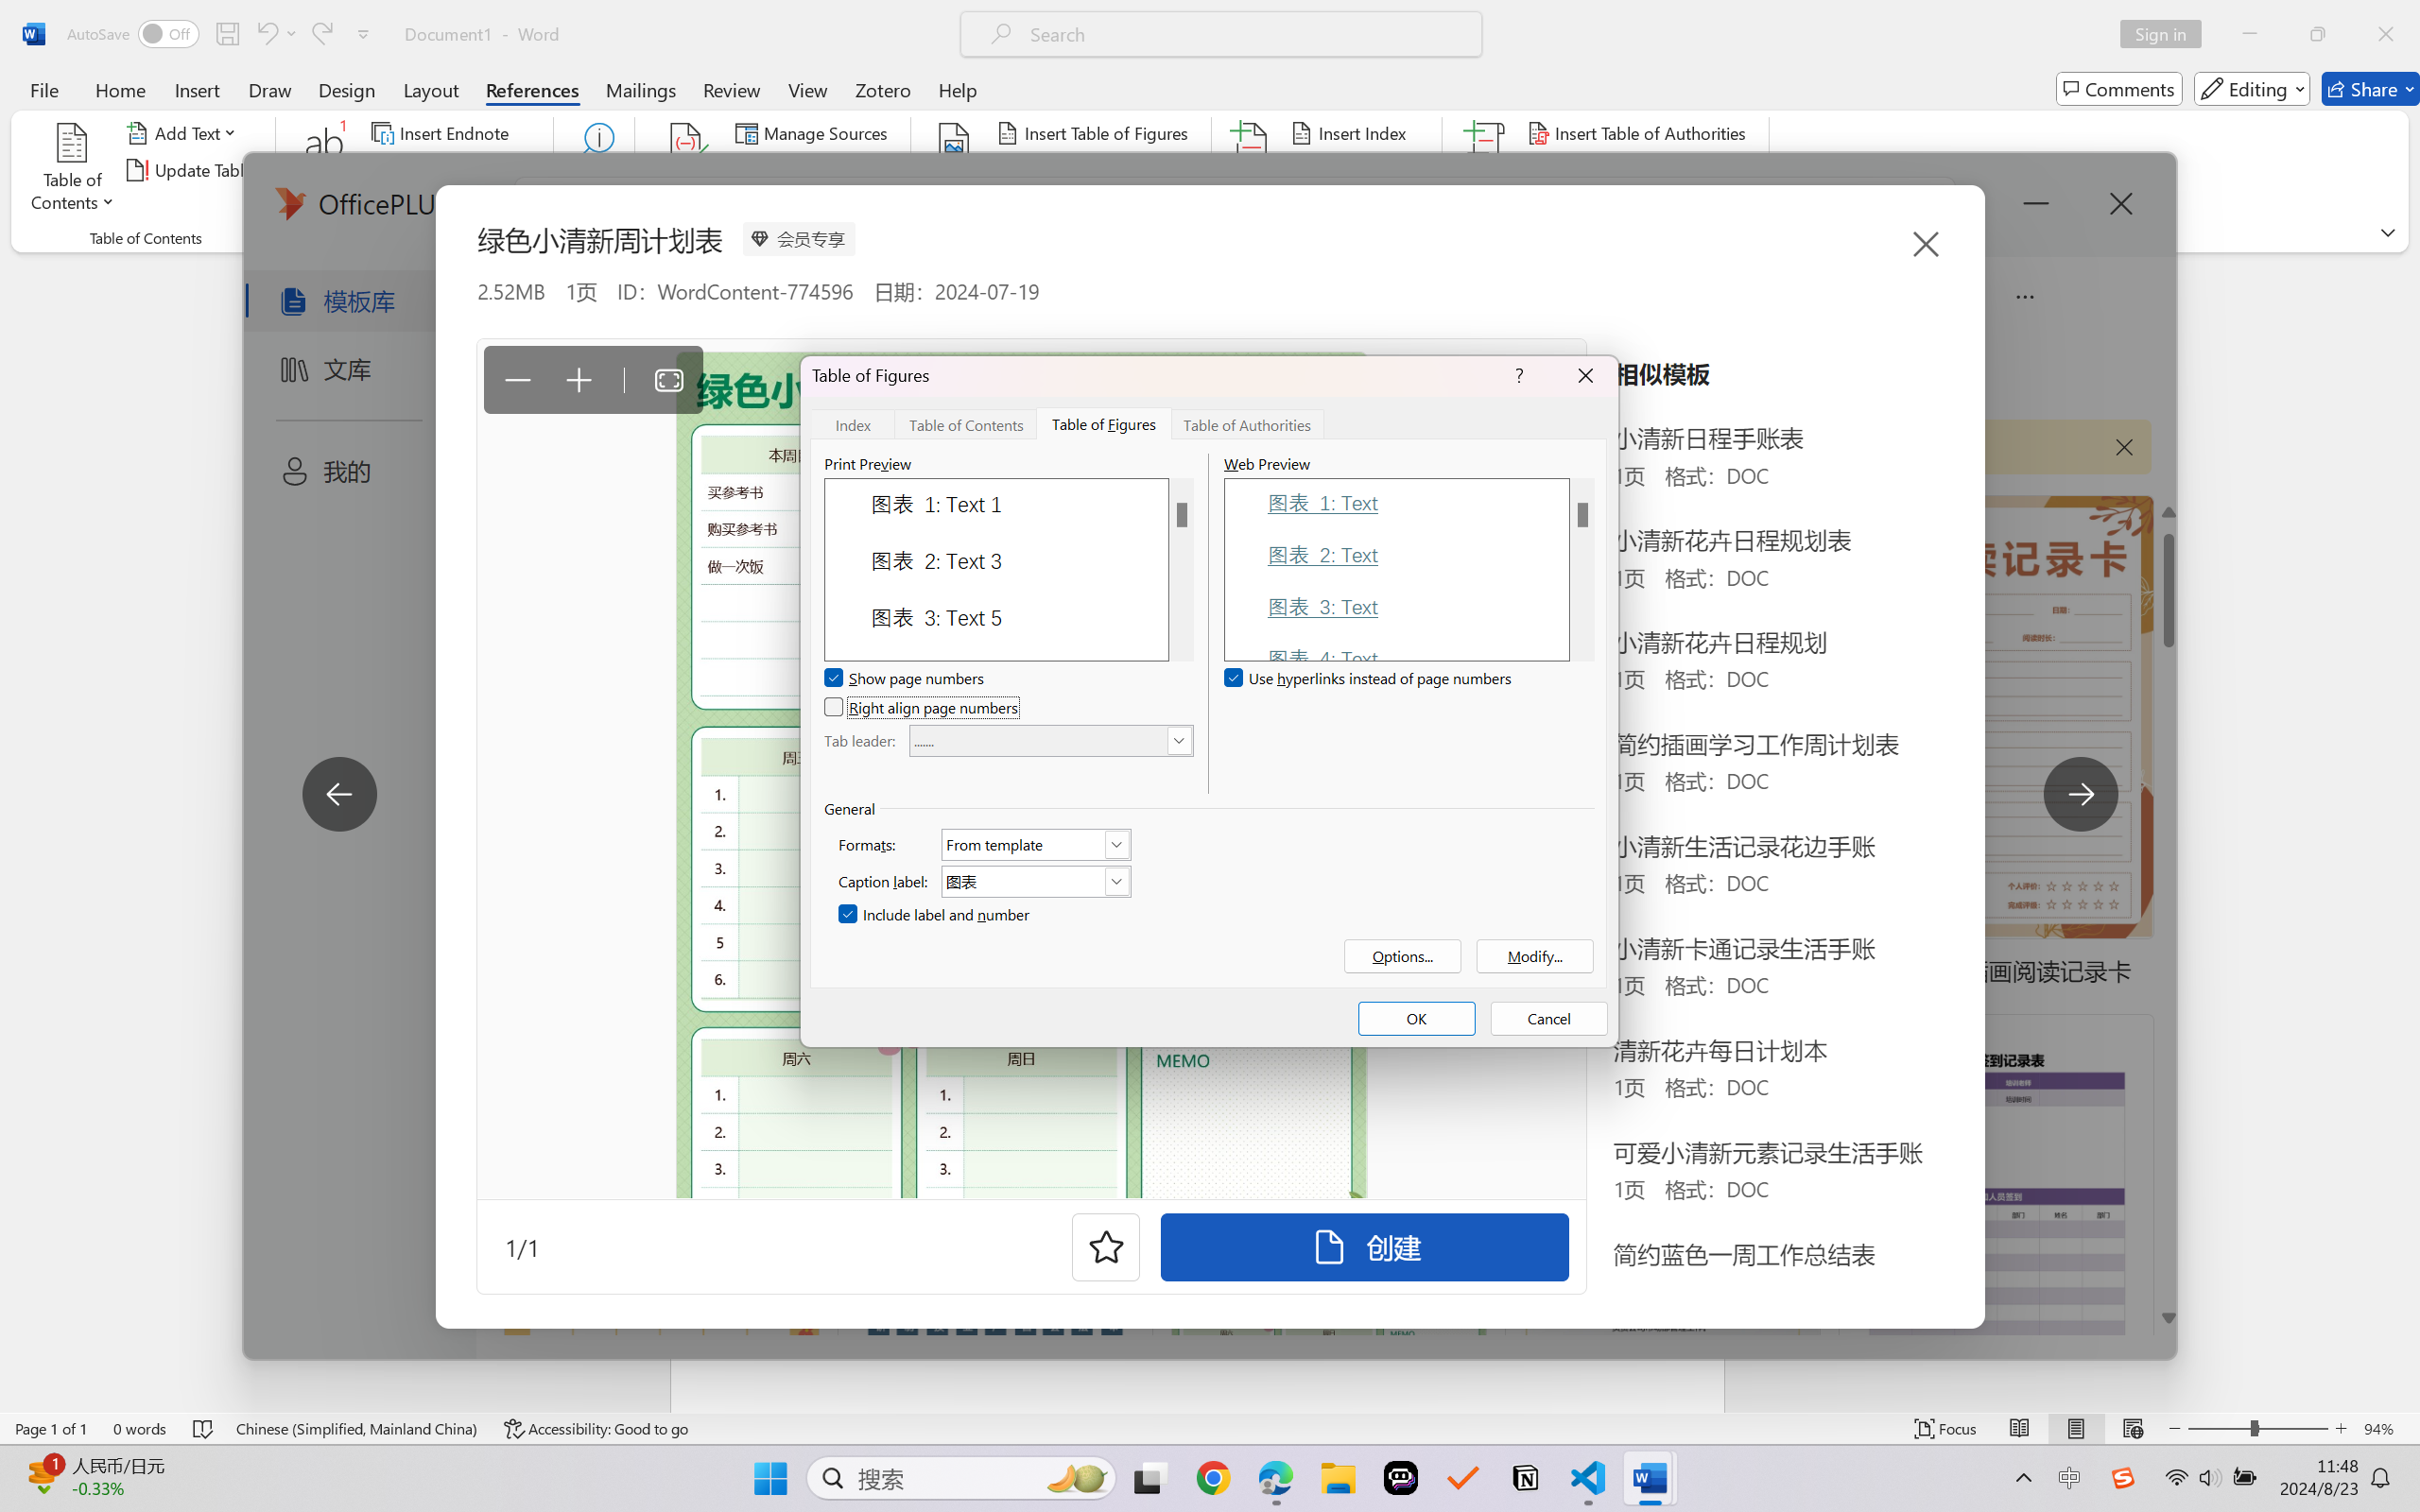 Image resolution: width=2420 pixels, height=1512 pixels. I want to click on 'Table of Authorities', so click(1247, 422).